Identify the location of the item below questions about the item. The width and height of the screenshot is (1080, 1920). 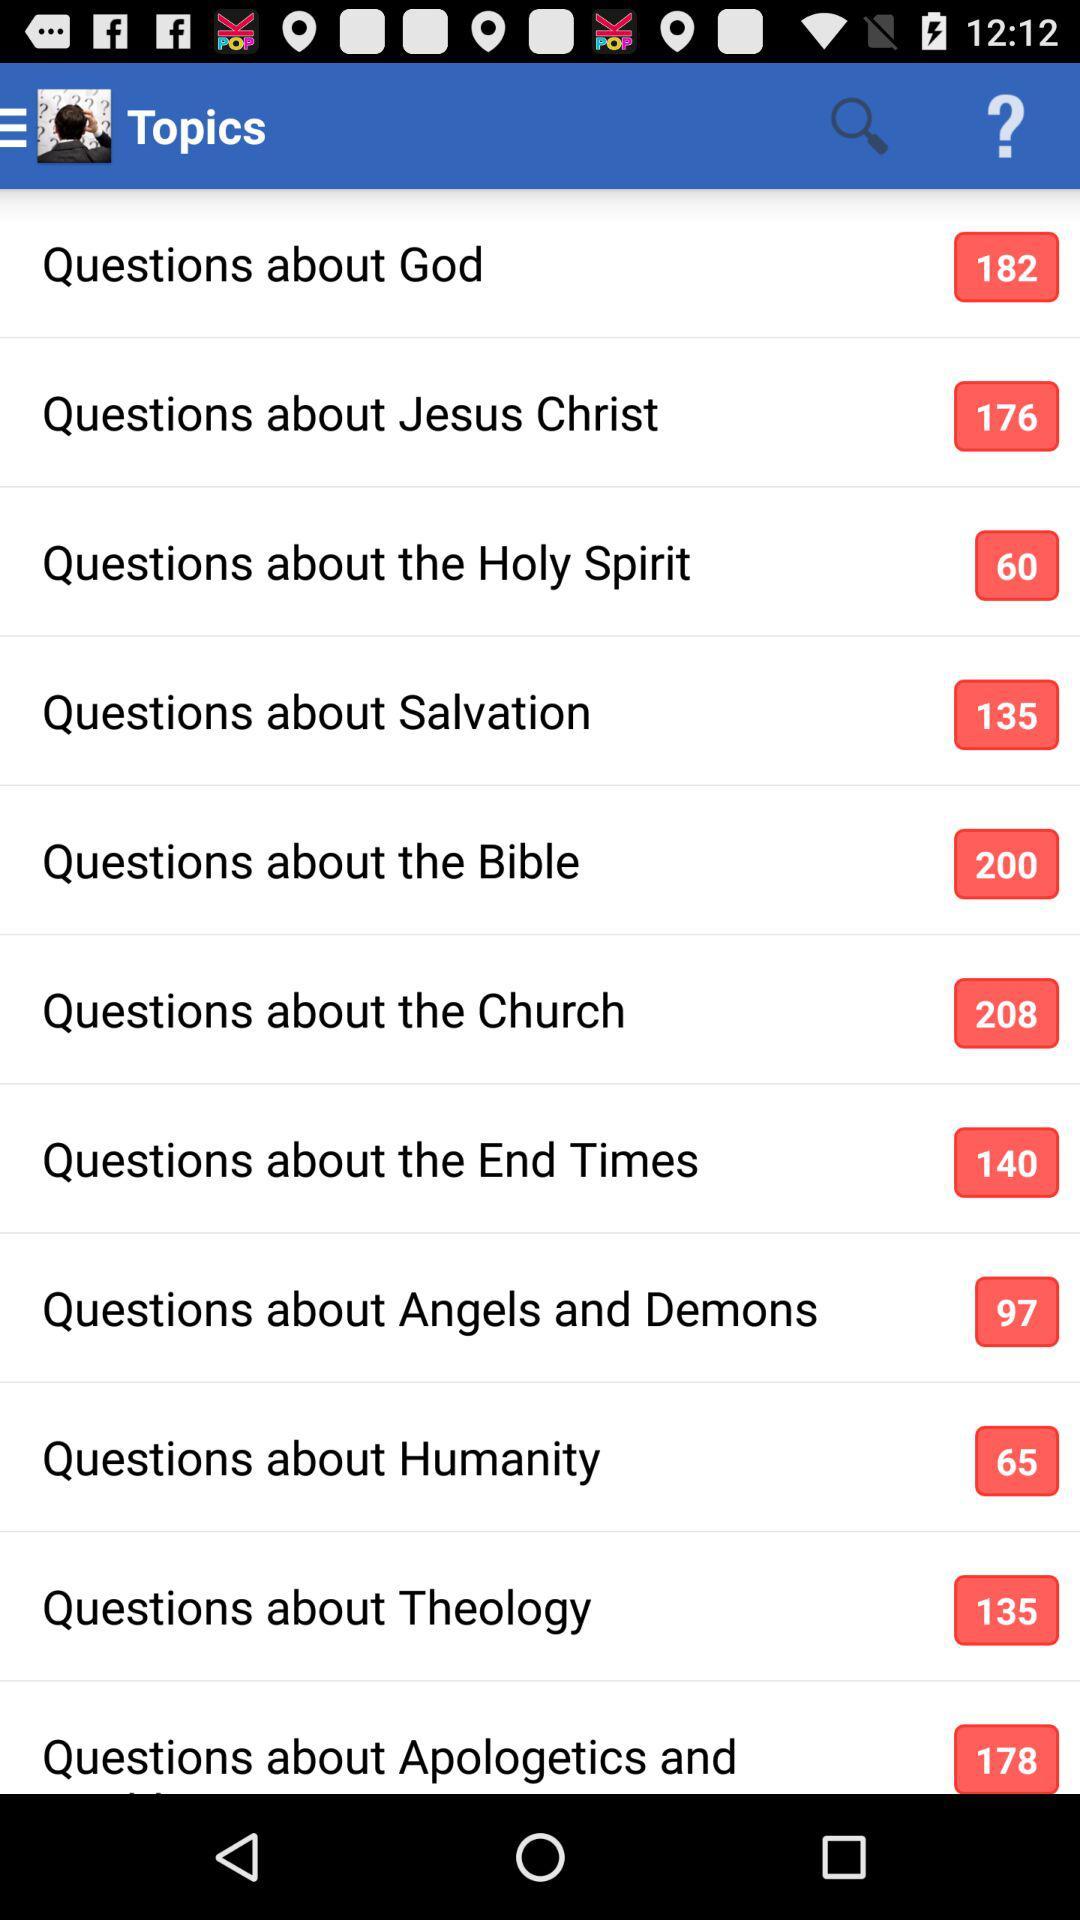
(1006, 1162).